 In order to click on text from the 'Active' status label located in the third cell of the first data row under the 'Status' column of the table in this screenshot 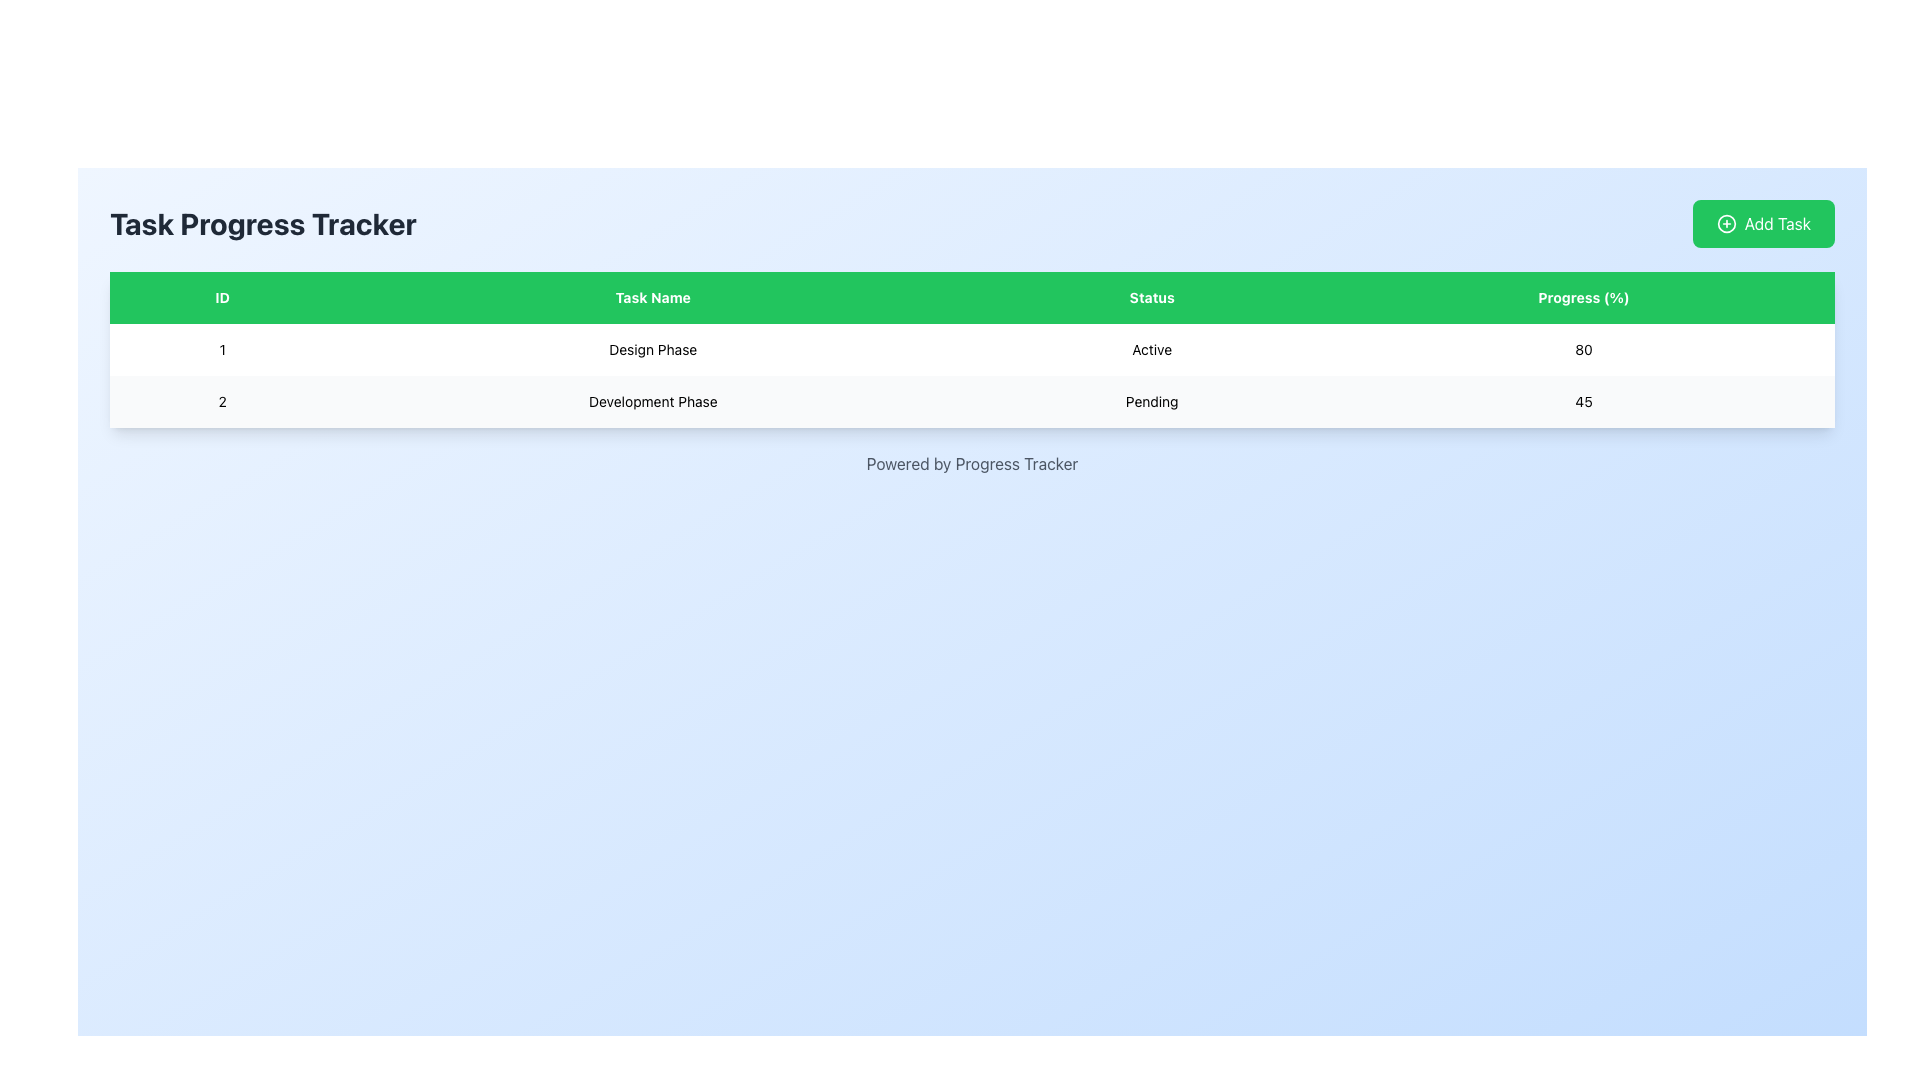, I will do `click(1152, 349)`.